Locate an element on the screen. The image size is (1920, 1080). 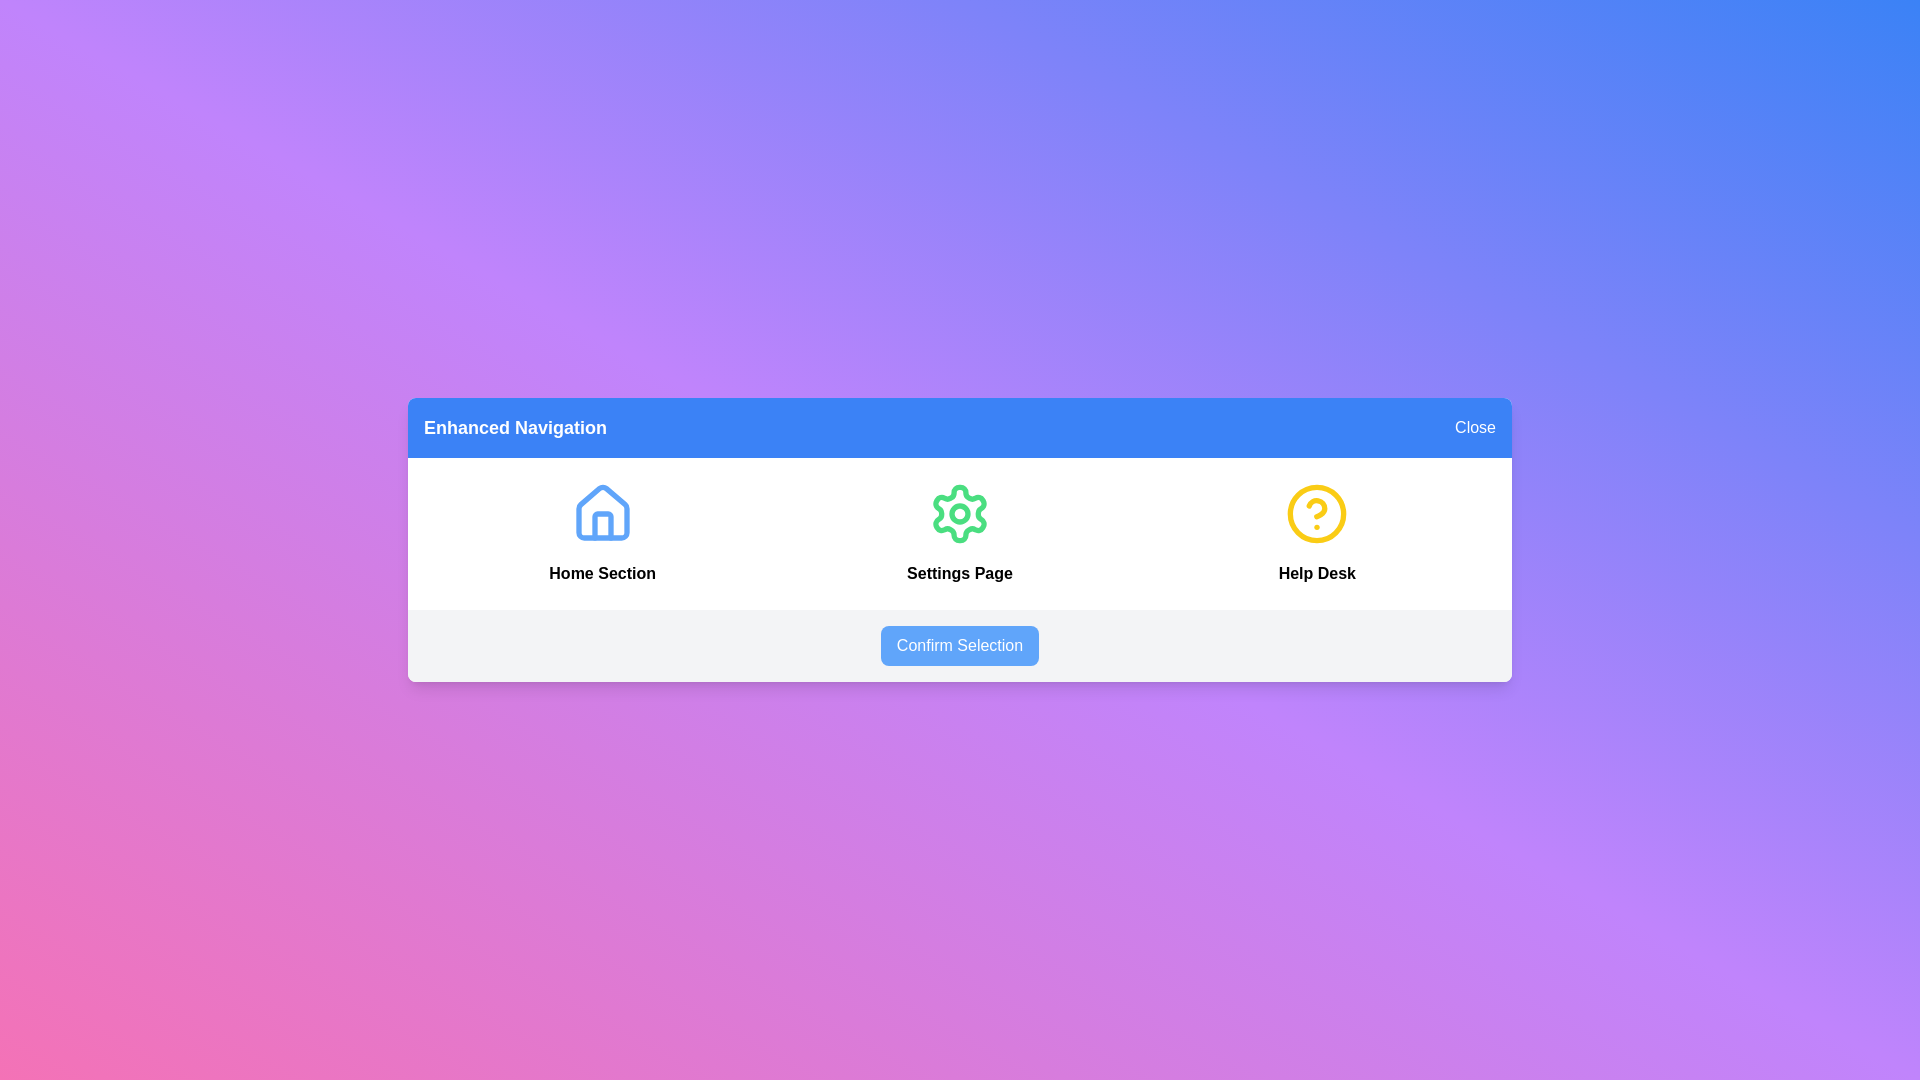
the 'Close' button to see the hover effect is located at coordinates (1475, 427).